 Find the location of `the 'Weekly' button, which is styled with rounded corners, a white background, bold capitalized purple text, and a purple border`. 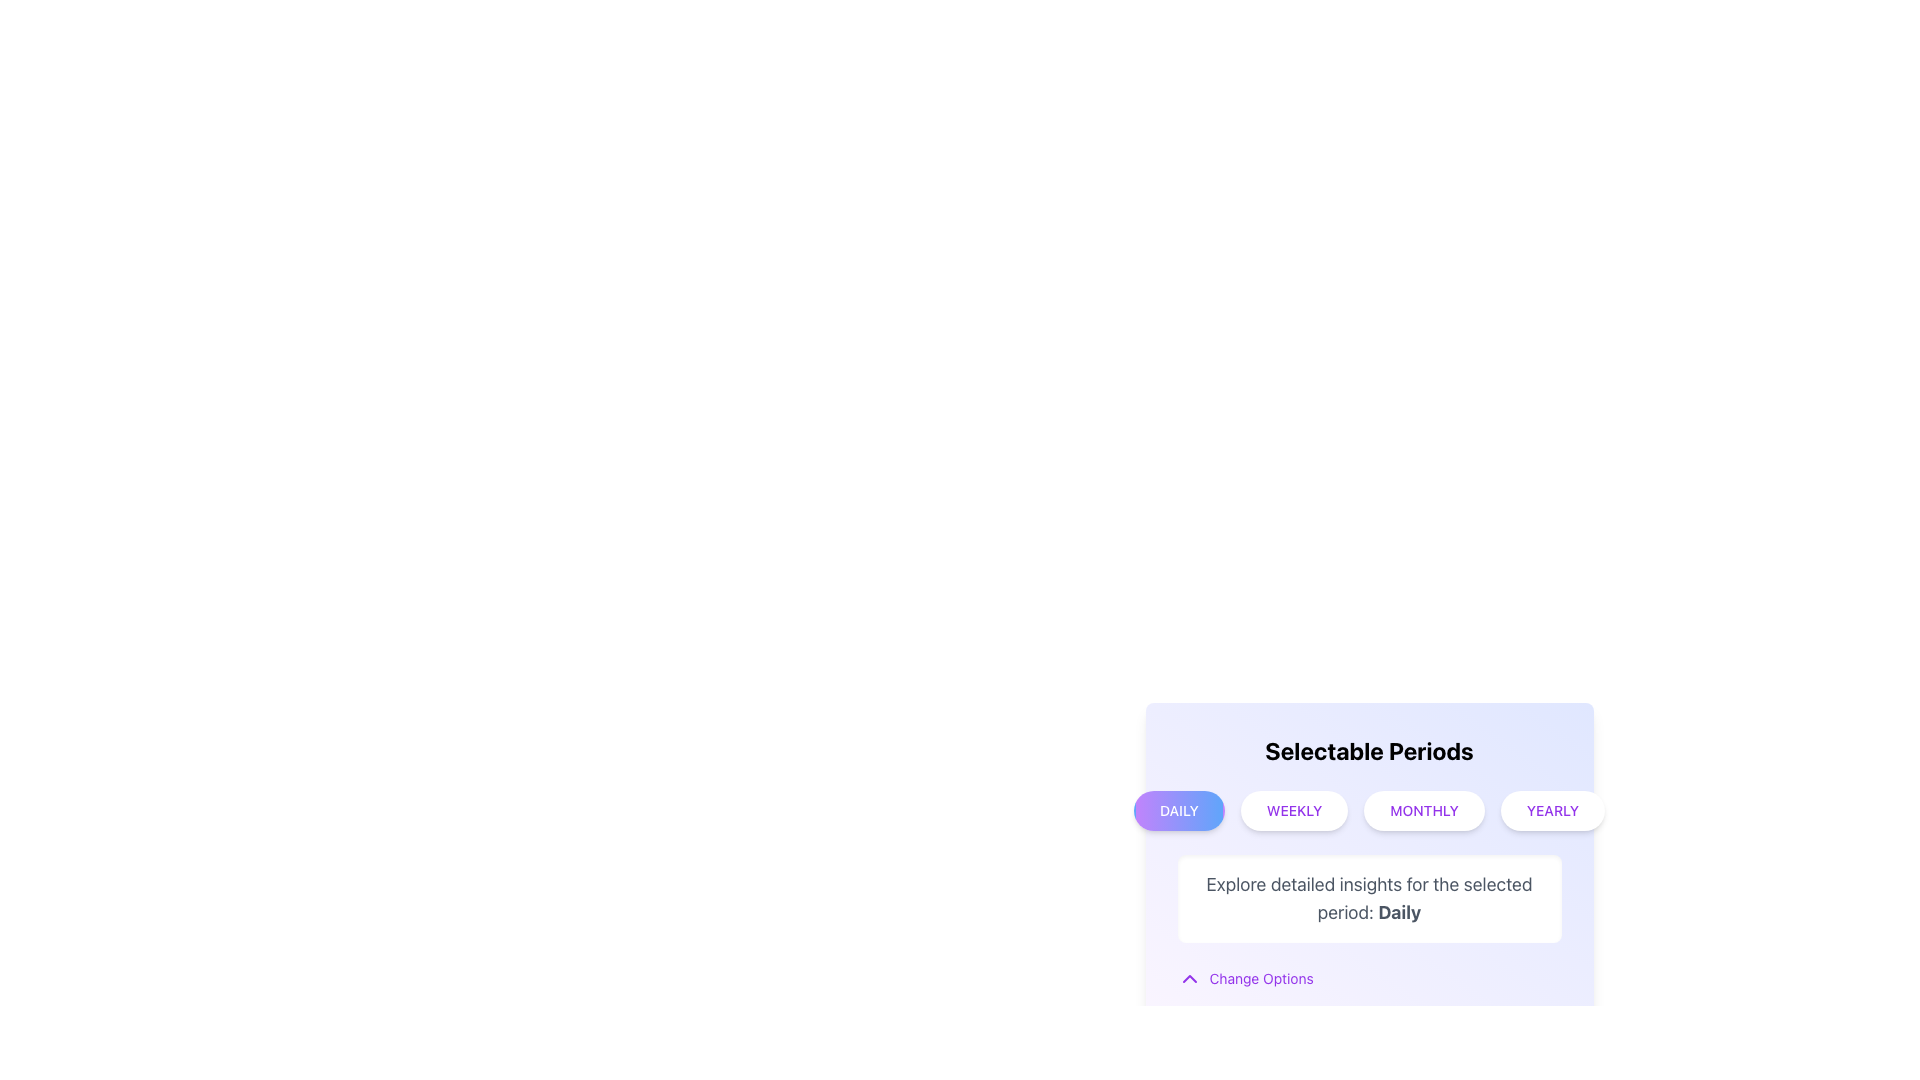

the 'Weekly' button, which is styled with rounded corners, a white background, bold capitalized purple text, and a purple border is located at coordinates (1294, 810).